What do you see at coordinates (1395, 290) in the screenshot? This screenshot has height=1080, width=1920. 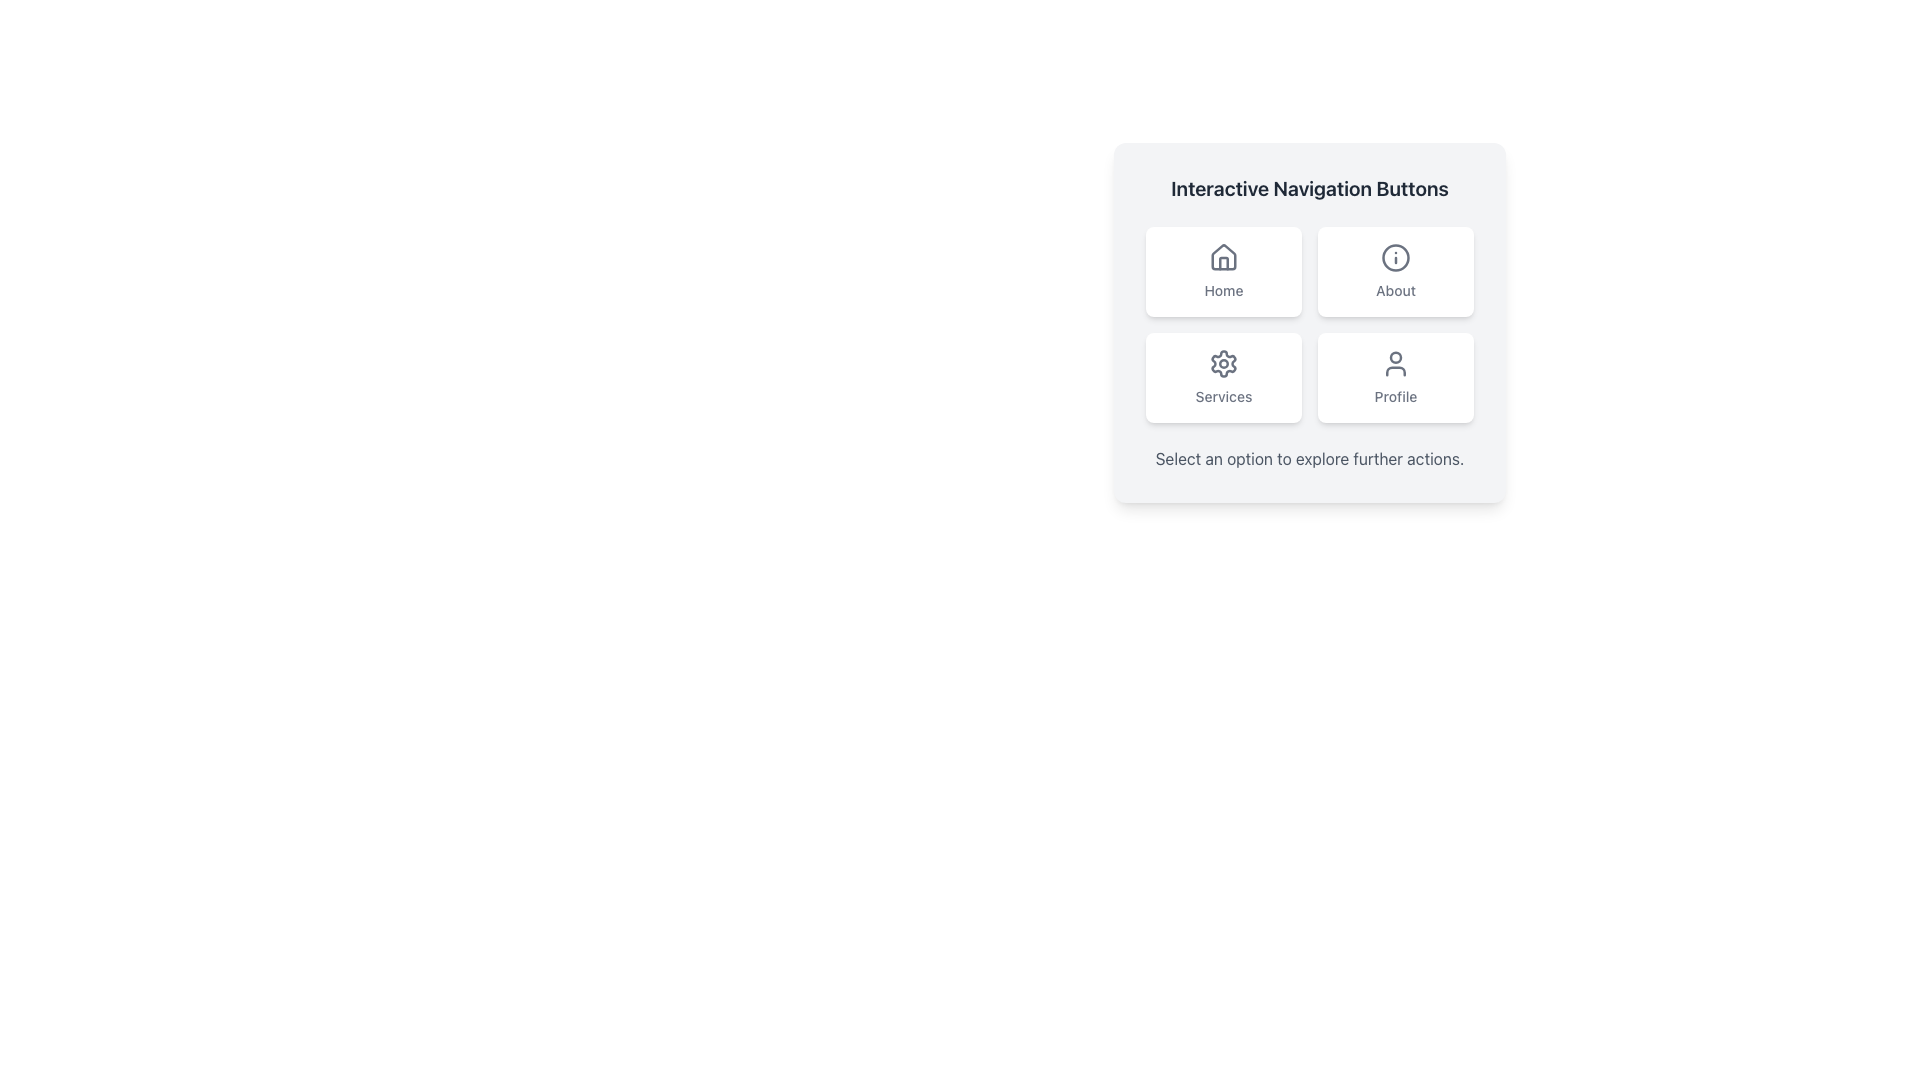 I see `the 'About' text label located at the bottom of the 'About' button in the top-right corner of the navigation button grid` at bounding box center [1395, 290].